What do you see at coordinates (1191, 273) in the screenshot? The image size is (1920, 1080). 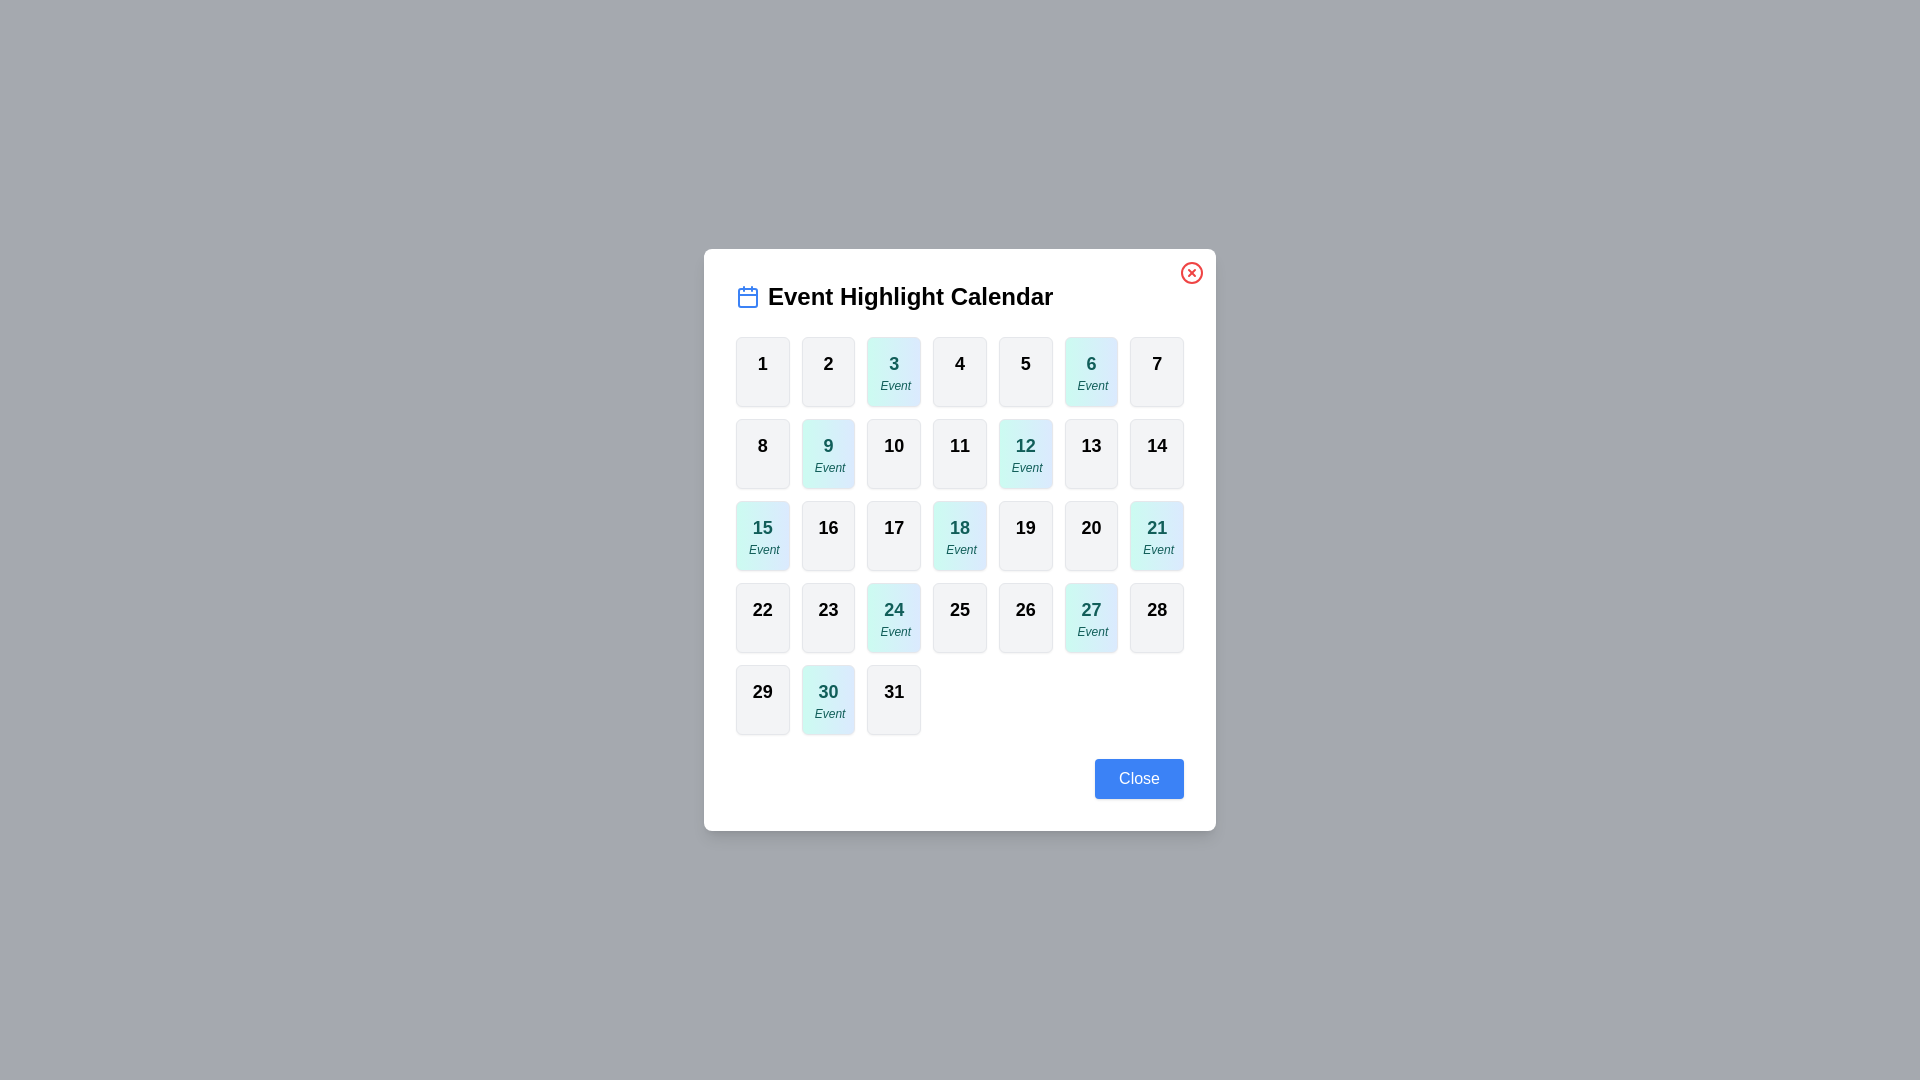 I see `the close button in the top-right corner of the dialog` at bounding box center [1191, 273].